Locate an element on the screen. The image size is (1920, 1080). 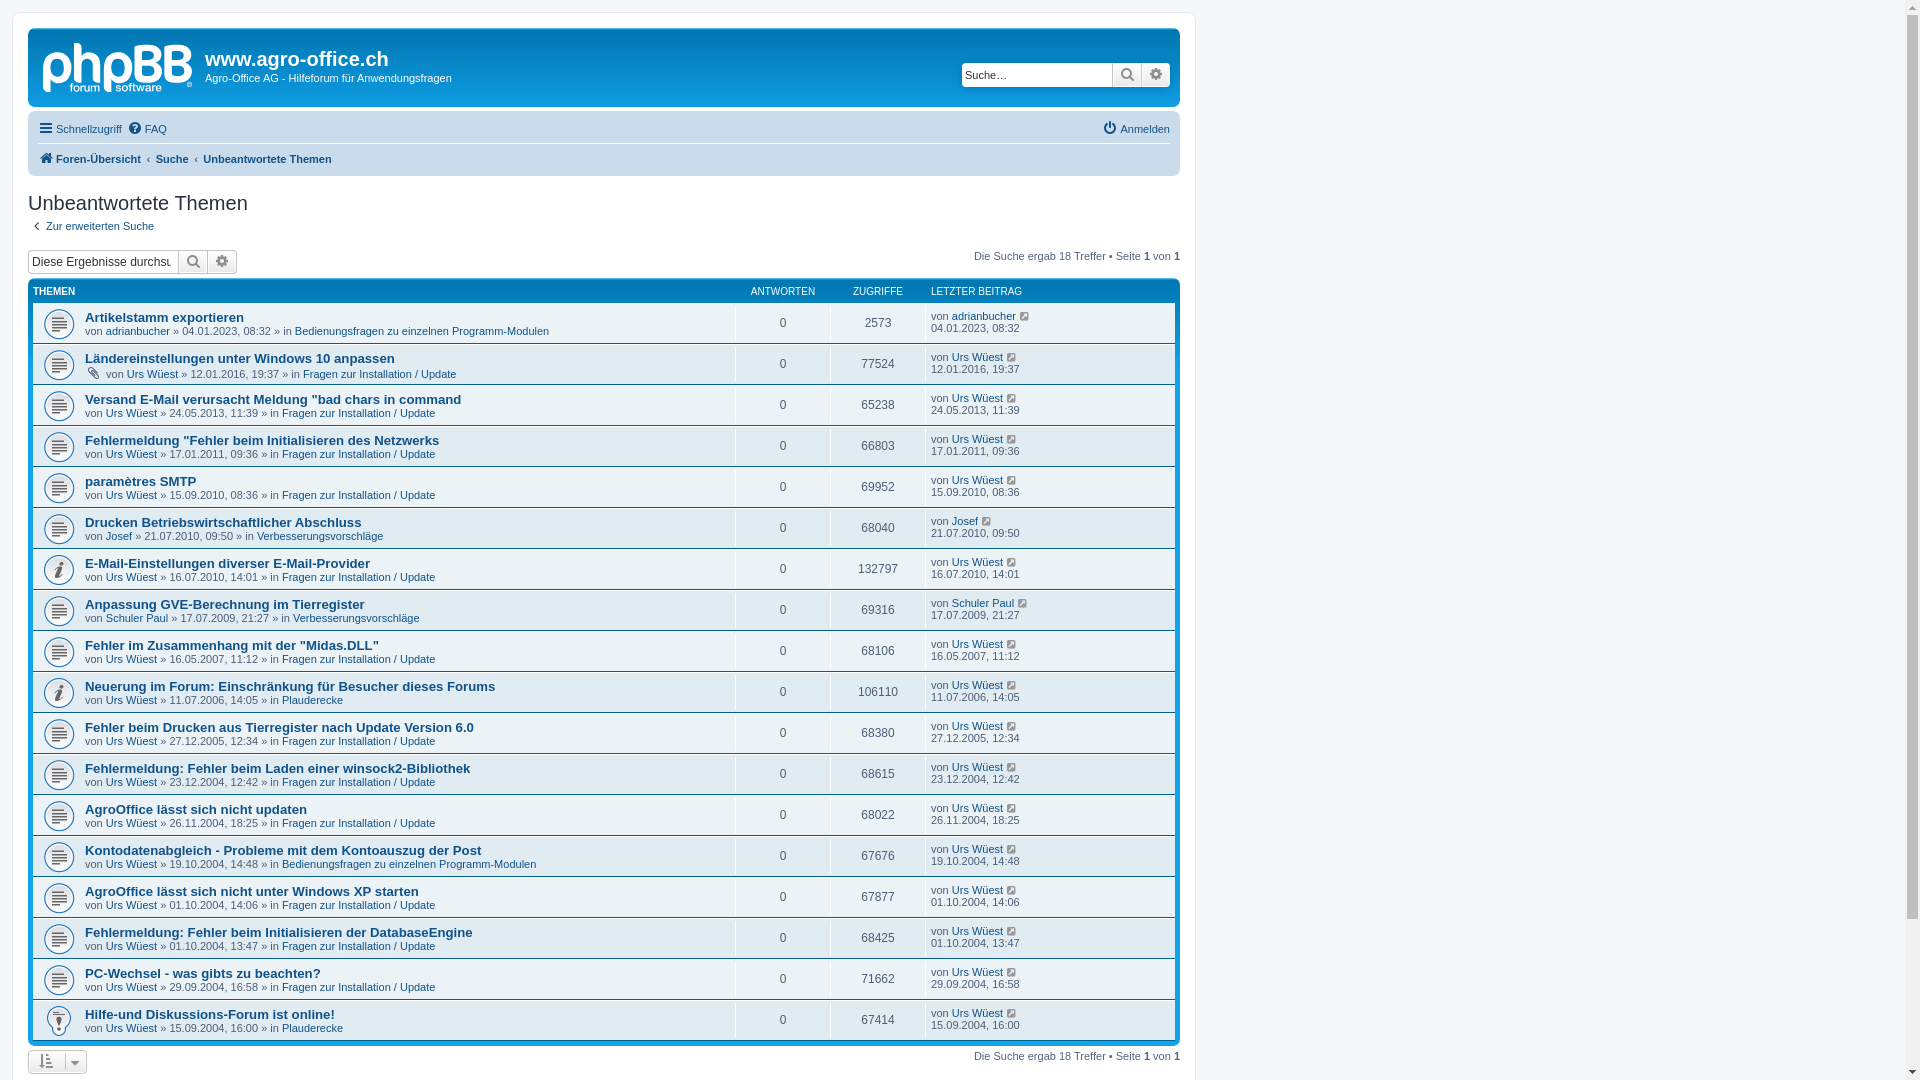
'Fragen zur Installation / Update' is located at coordinates (358, 740).